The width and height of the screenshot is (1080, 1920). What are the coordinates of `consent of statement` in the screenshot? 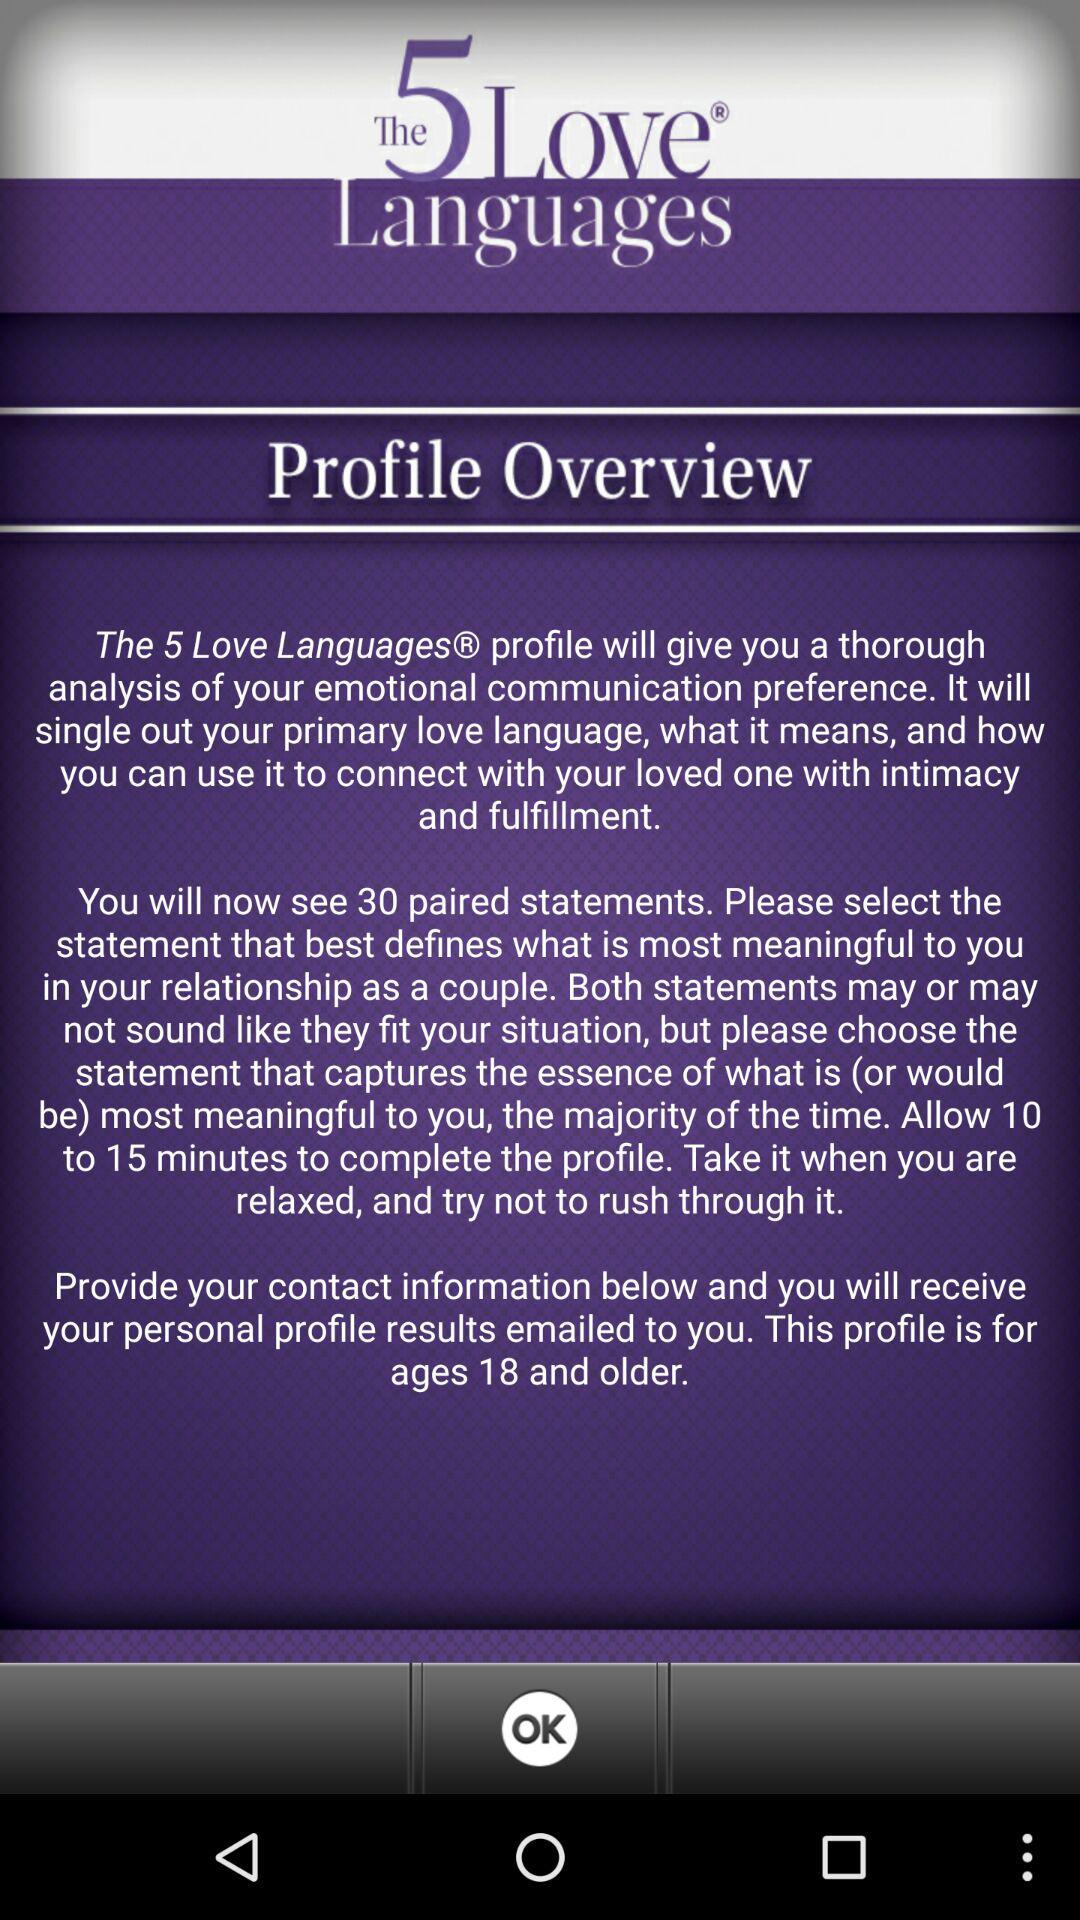 It's located at (538, 1727).